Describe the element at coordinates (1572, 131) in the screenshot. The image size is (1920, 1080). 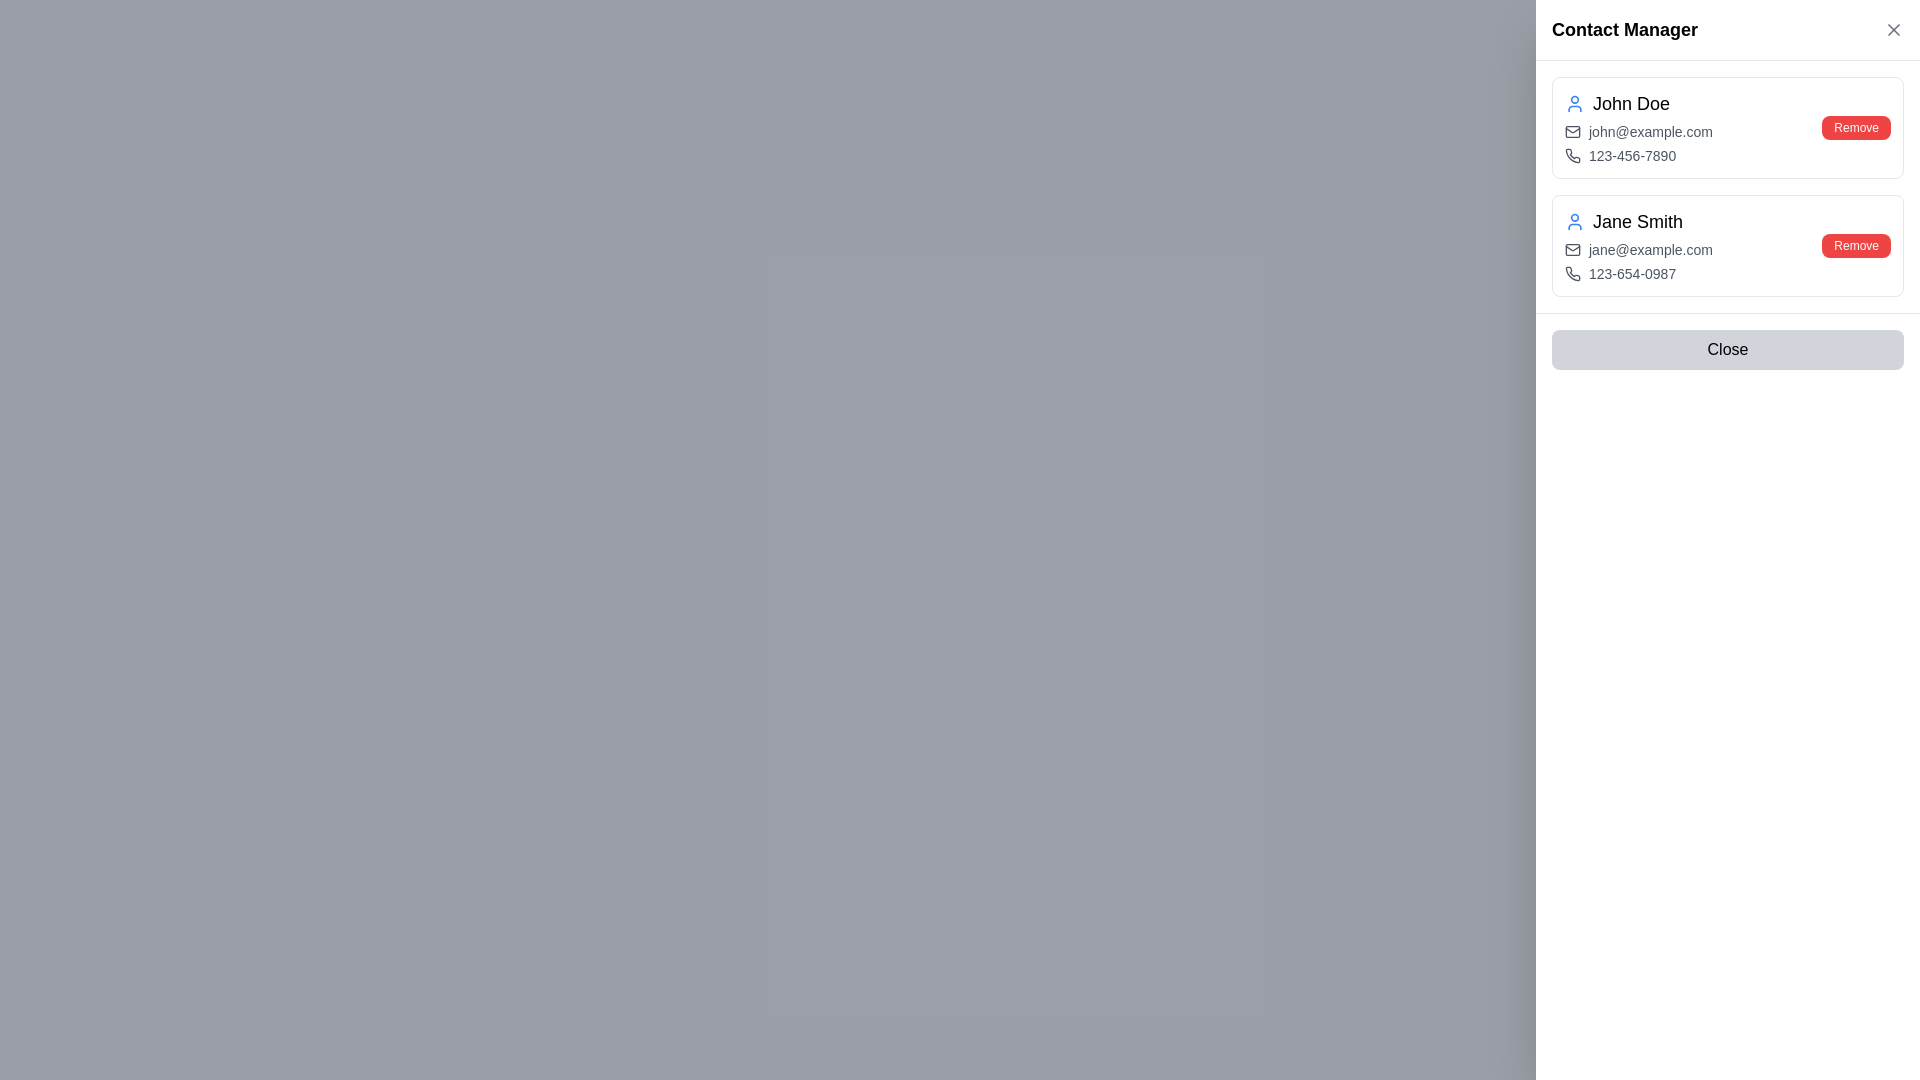
I see `the envelope icon representing email functionality, located to the left of the email address 'john@example.com' under 'John Doe' in the Contact Manager interface` at that location.